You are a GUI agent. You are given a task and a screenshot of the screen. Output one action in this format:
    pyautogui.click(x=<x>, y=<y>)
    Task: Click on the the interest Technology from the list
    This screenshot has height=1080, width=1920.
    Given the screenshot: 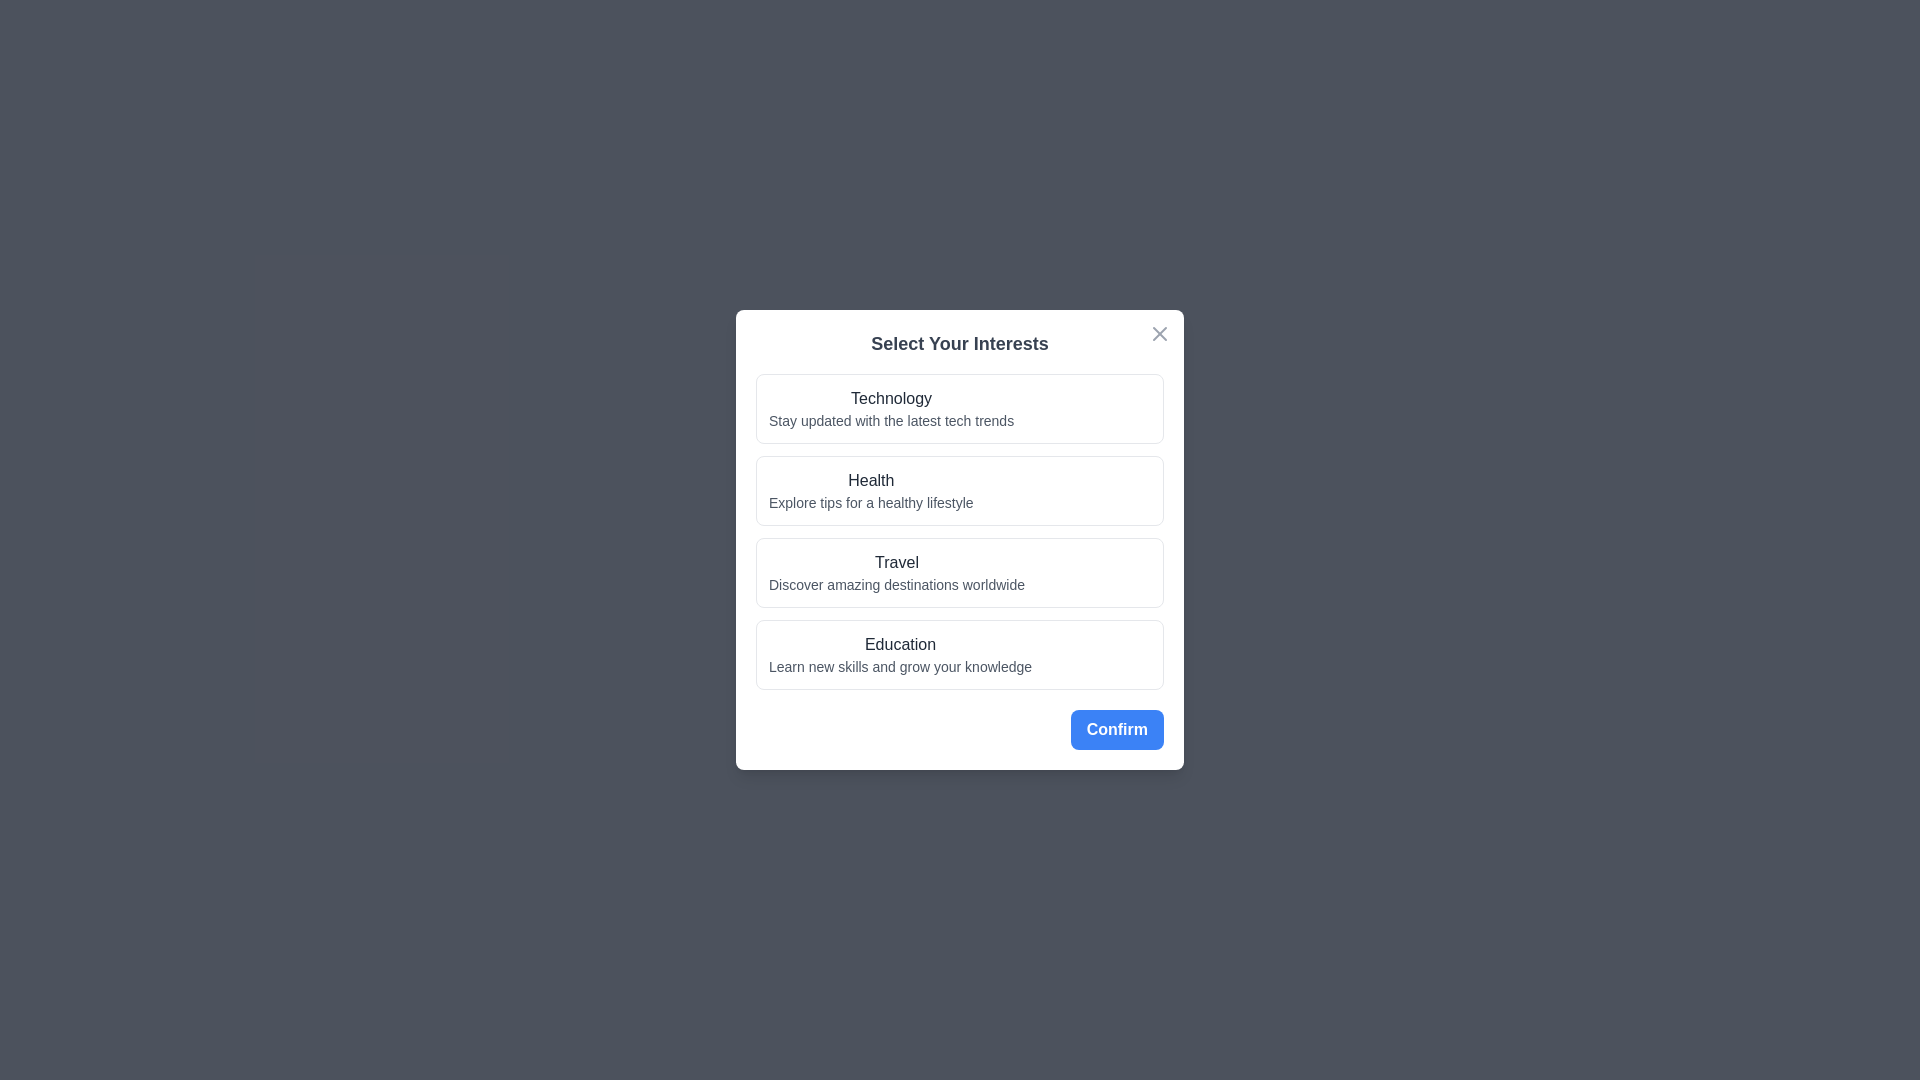 What is the action you would take?
    pyautogui.click(x=960, y=407)
    